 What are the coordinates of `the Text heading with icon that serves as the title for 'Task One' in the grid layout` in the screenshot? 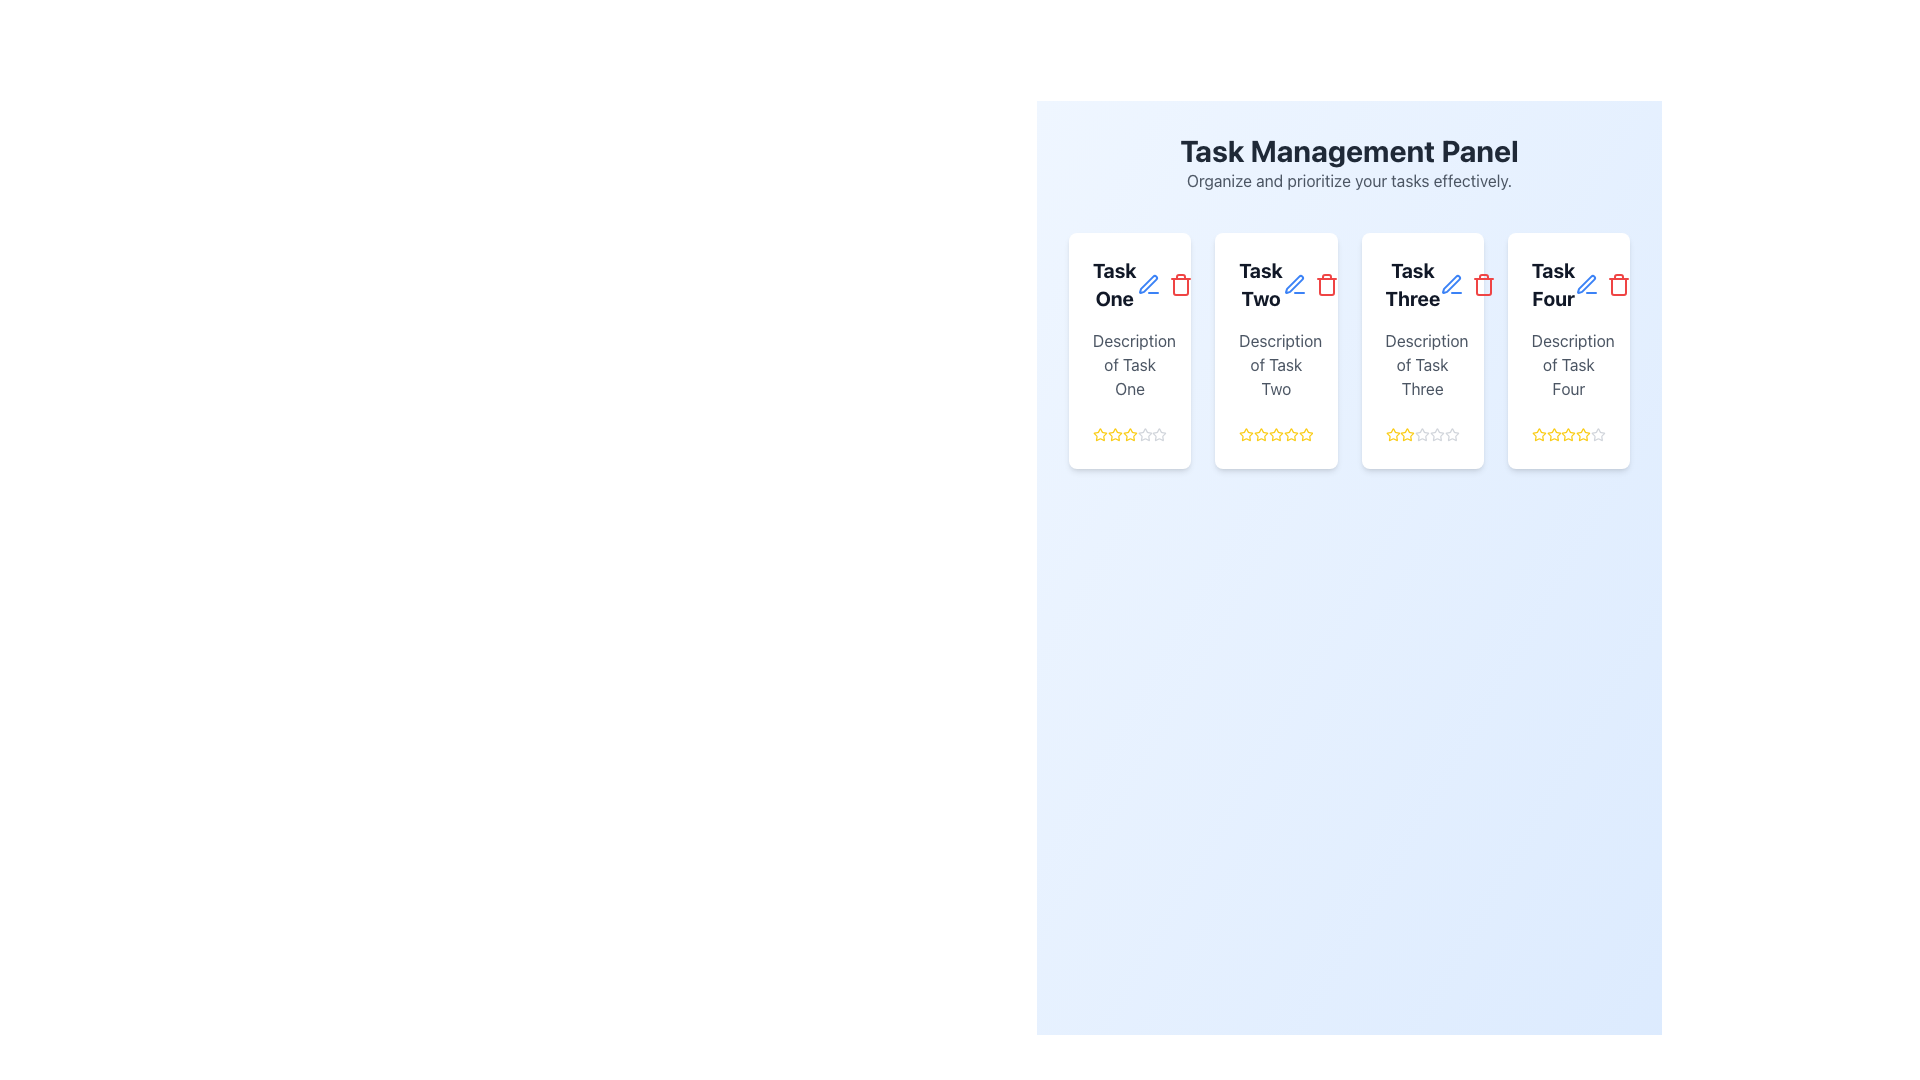 It's located at (1130, 285).